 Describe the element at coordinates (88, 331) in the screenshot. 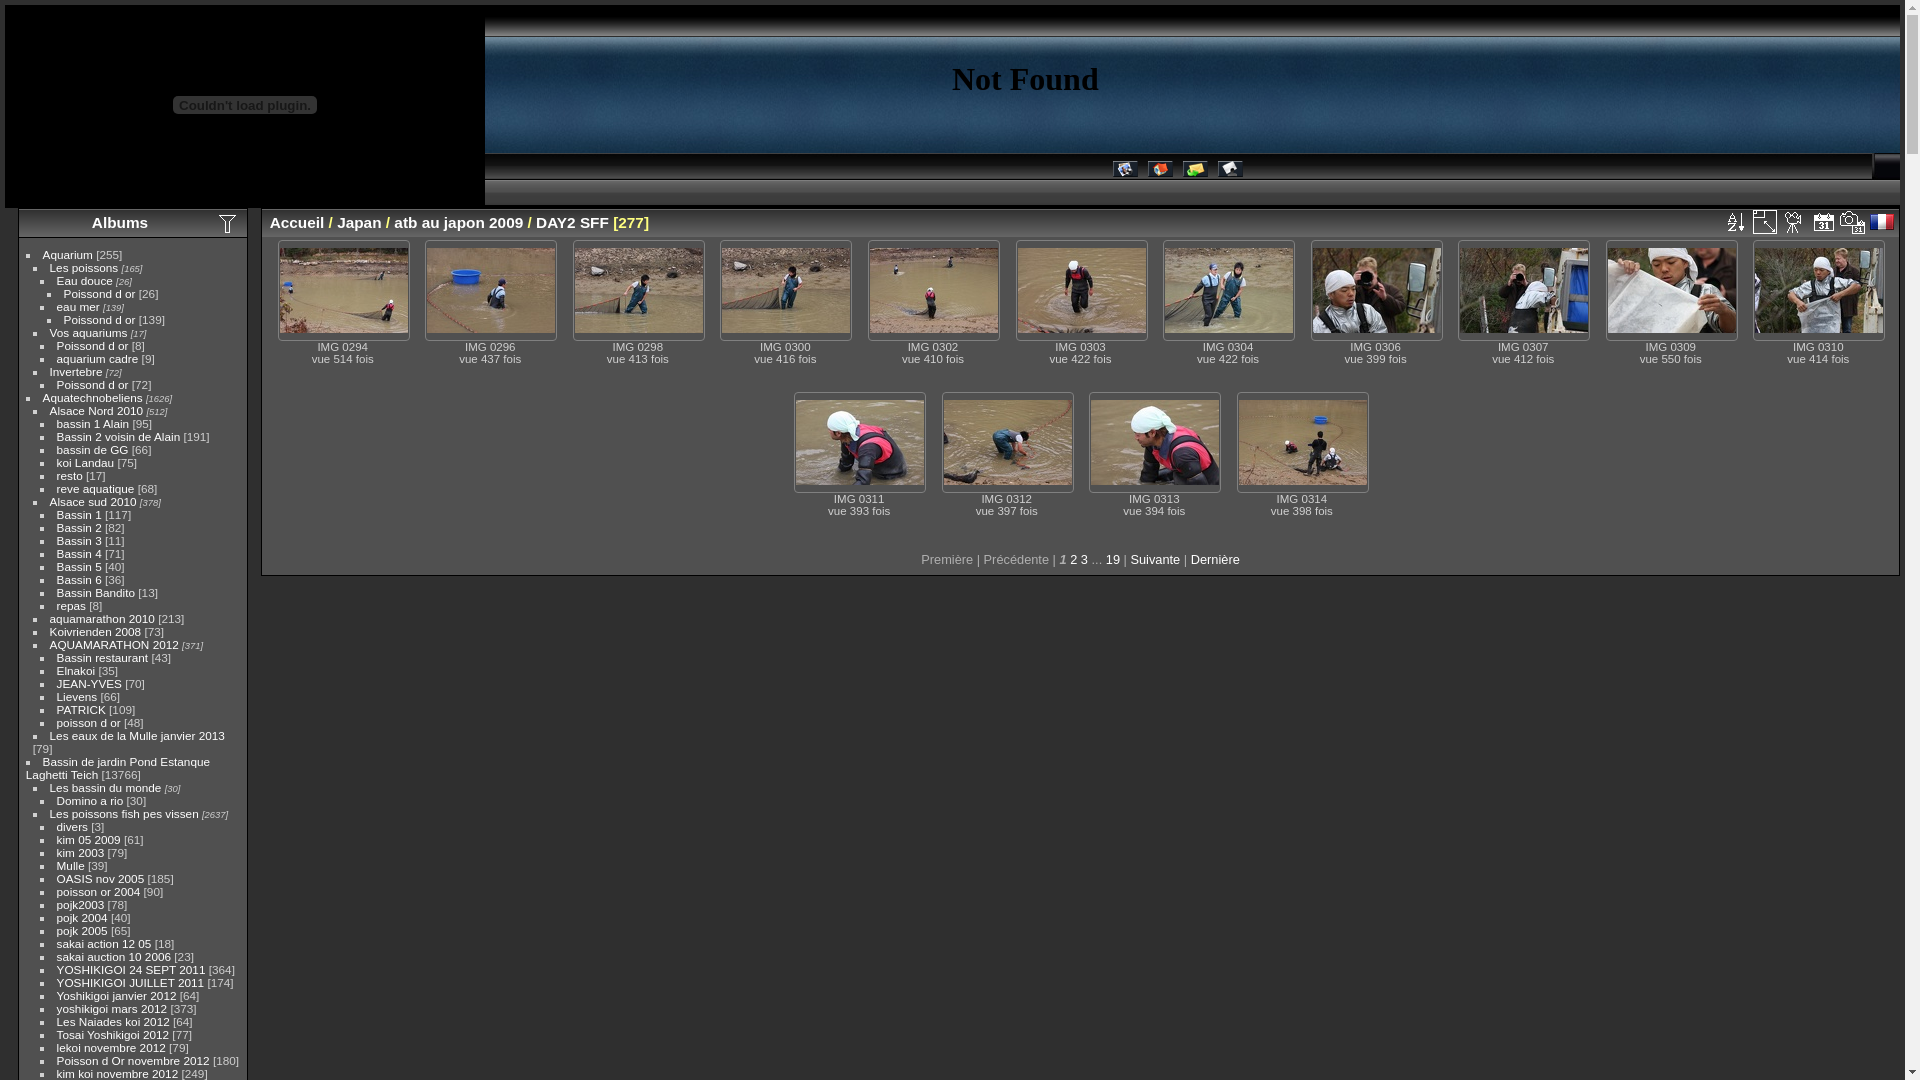

I see `'Vos aquariums'` at that location.